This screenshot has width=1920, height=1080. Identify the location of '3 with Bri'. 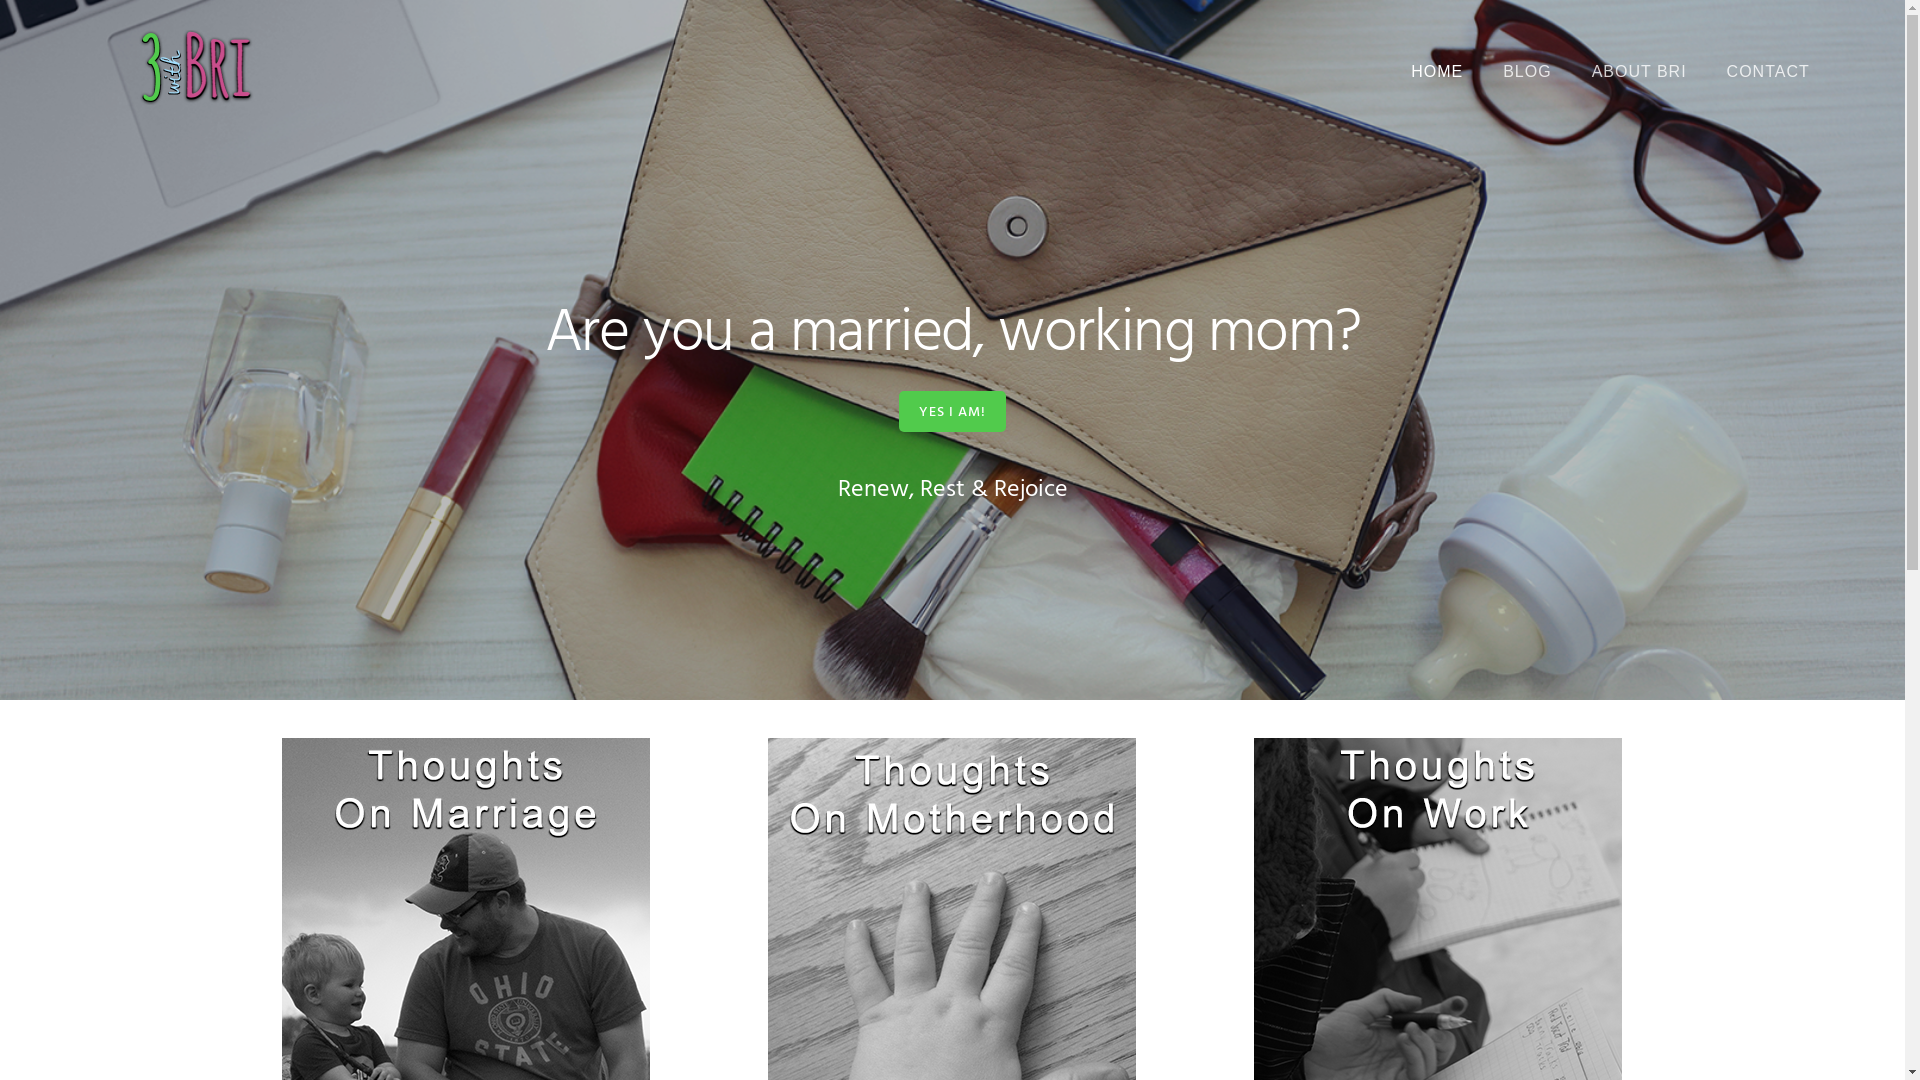
(195, 66).